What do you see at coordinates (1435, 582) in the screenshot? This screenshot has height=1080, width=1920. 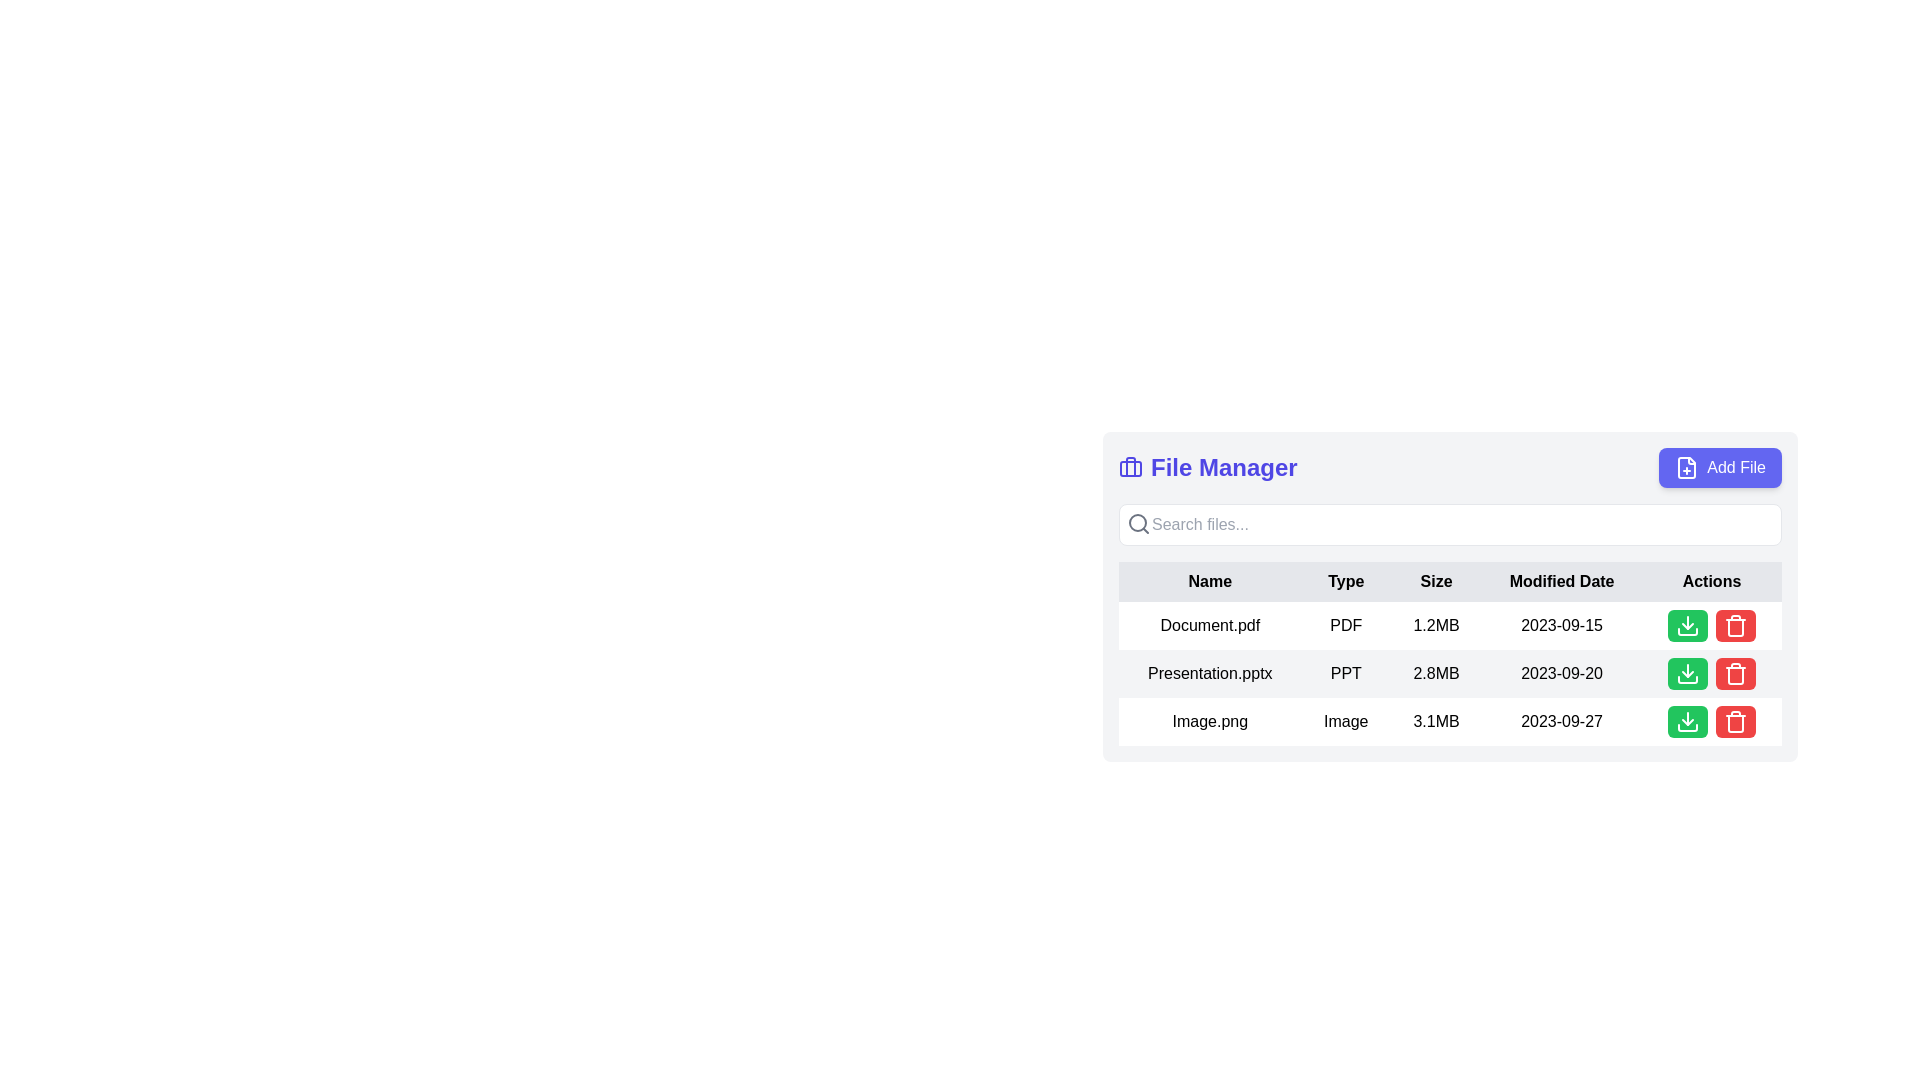 I see `the table header indicating file sizes, which is the third item in the horizontal list of column headers, positioned between 'Type' and 'Modified Date'` at bounding box center [1435, 582].